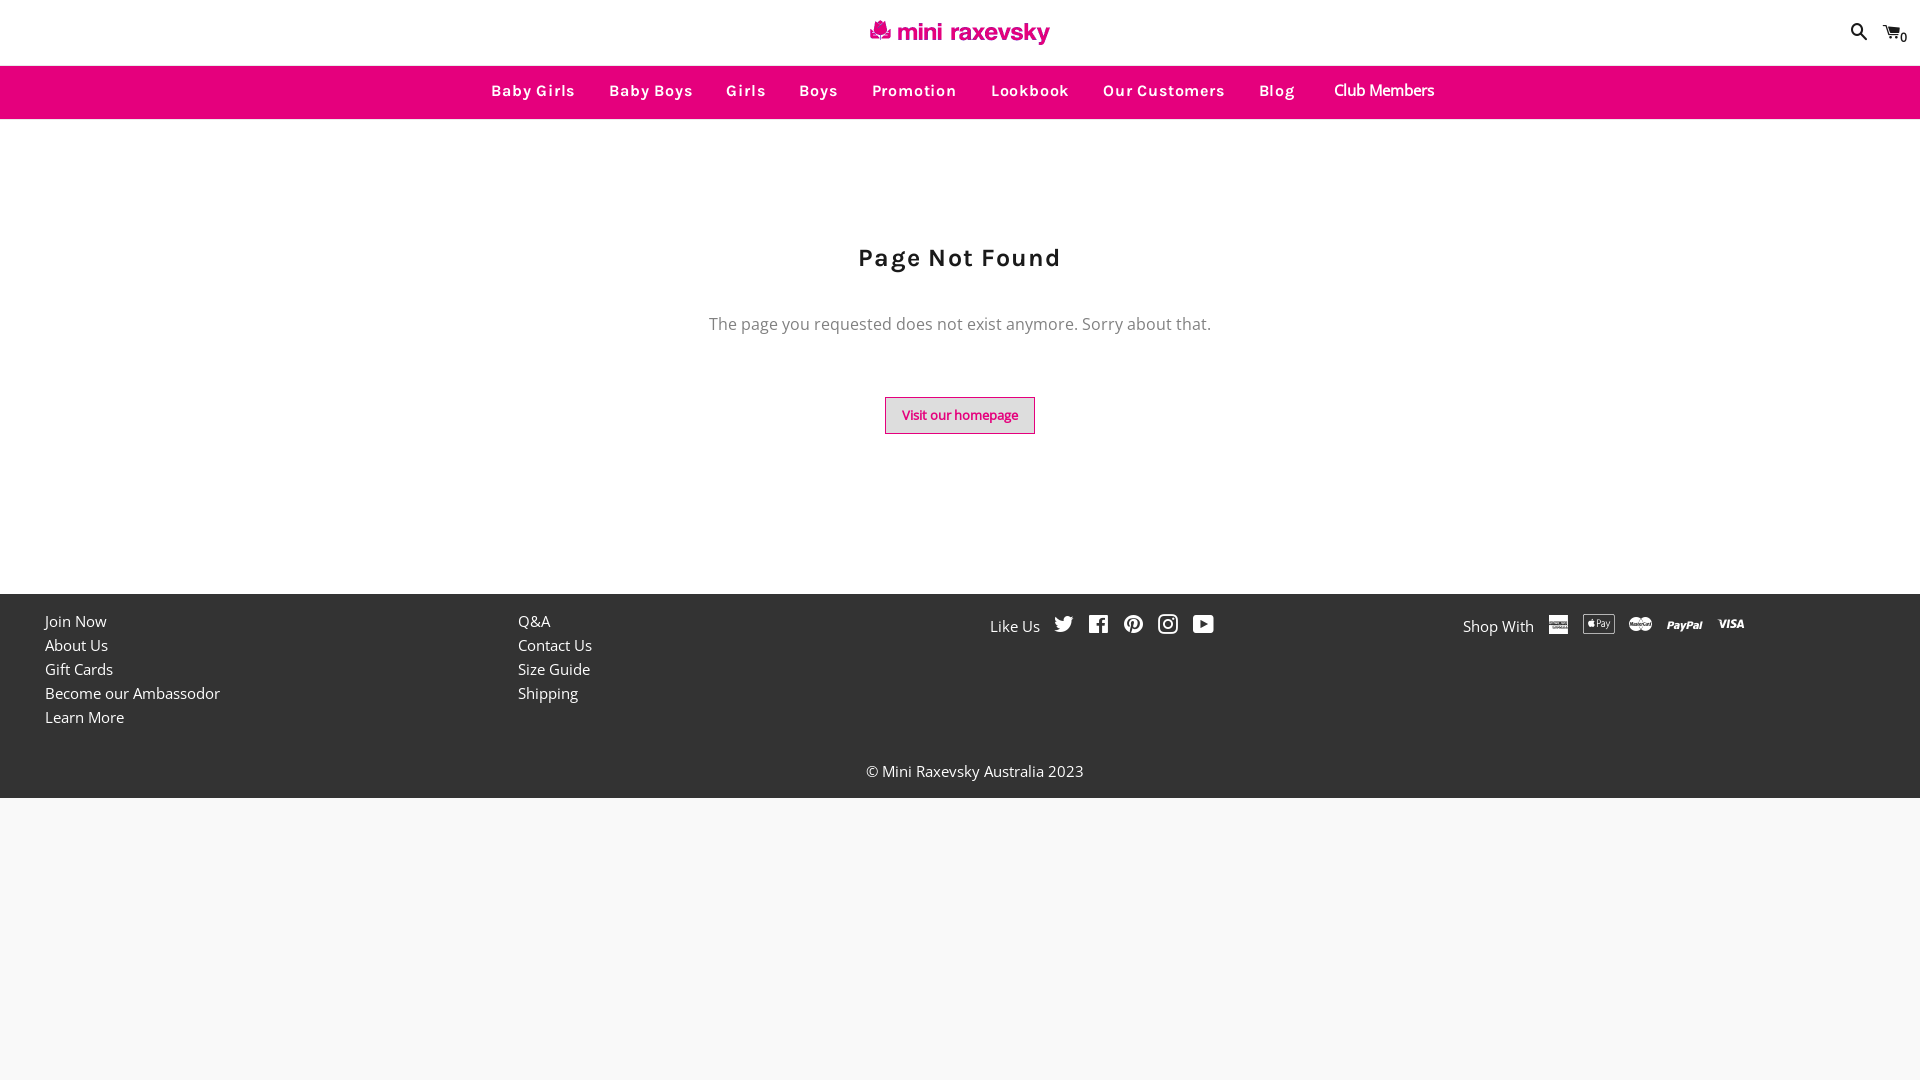 Image resolution: width=1920 pixels, height=1080 pixels. Describe the element at coordinates (1167, 624) in the screenshot. I see `'Instagram'` at that location.